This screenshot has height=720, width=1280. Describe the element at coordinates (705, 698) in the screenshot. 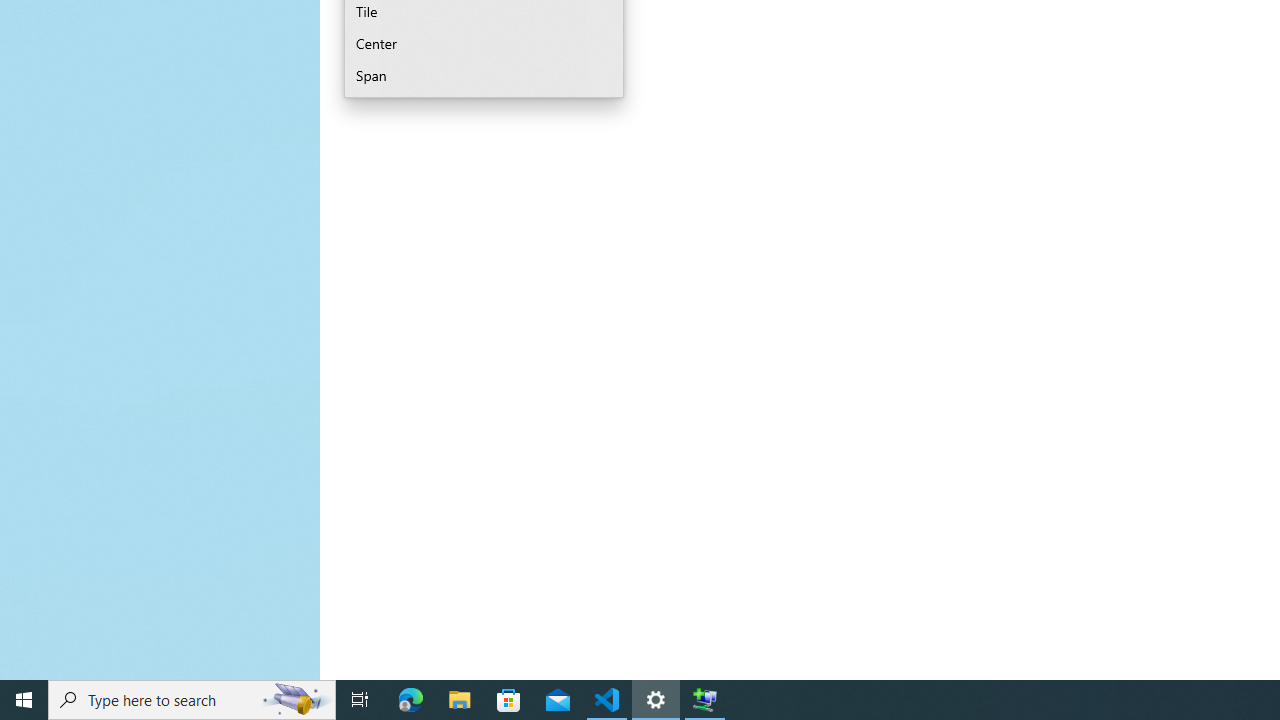

I see `'Extensible Wizards Host Process - 1 running window'` at that location.